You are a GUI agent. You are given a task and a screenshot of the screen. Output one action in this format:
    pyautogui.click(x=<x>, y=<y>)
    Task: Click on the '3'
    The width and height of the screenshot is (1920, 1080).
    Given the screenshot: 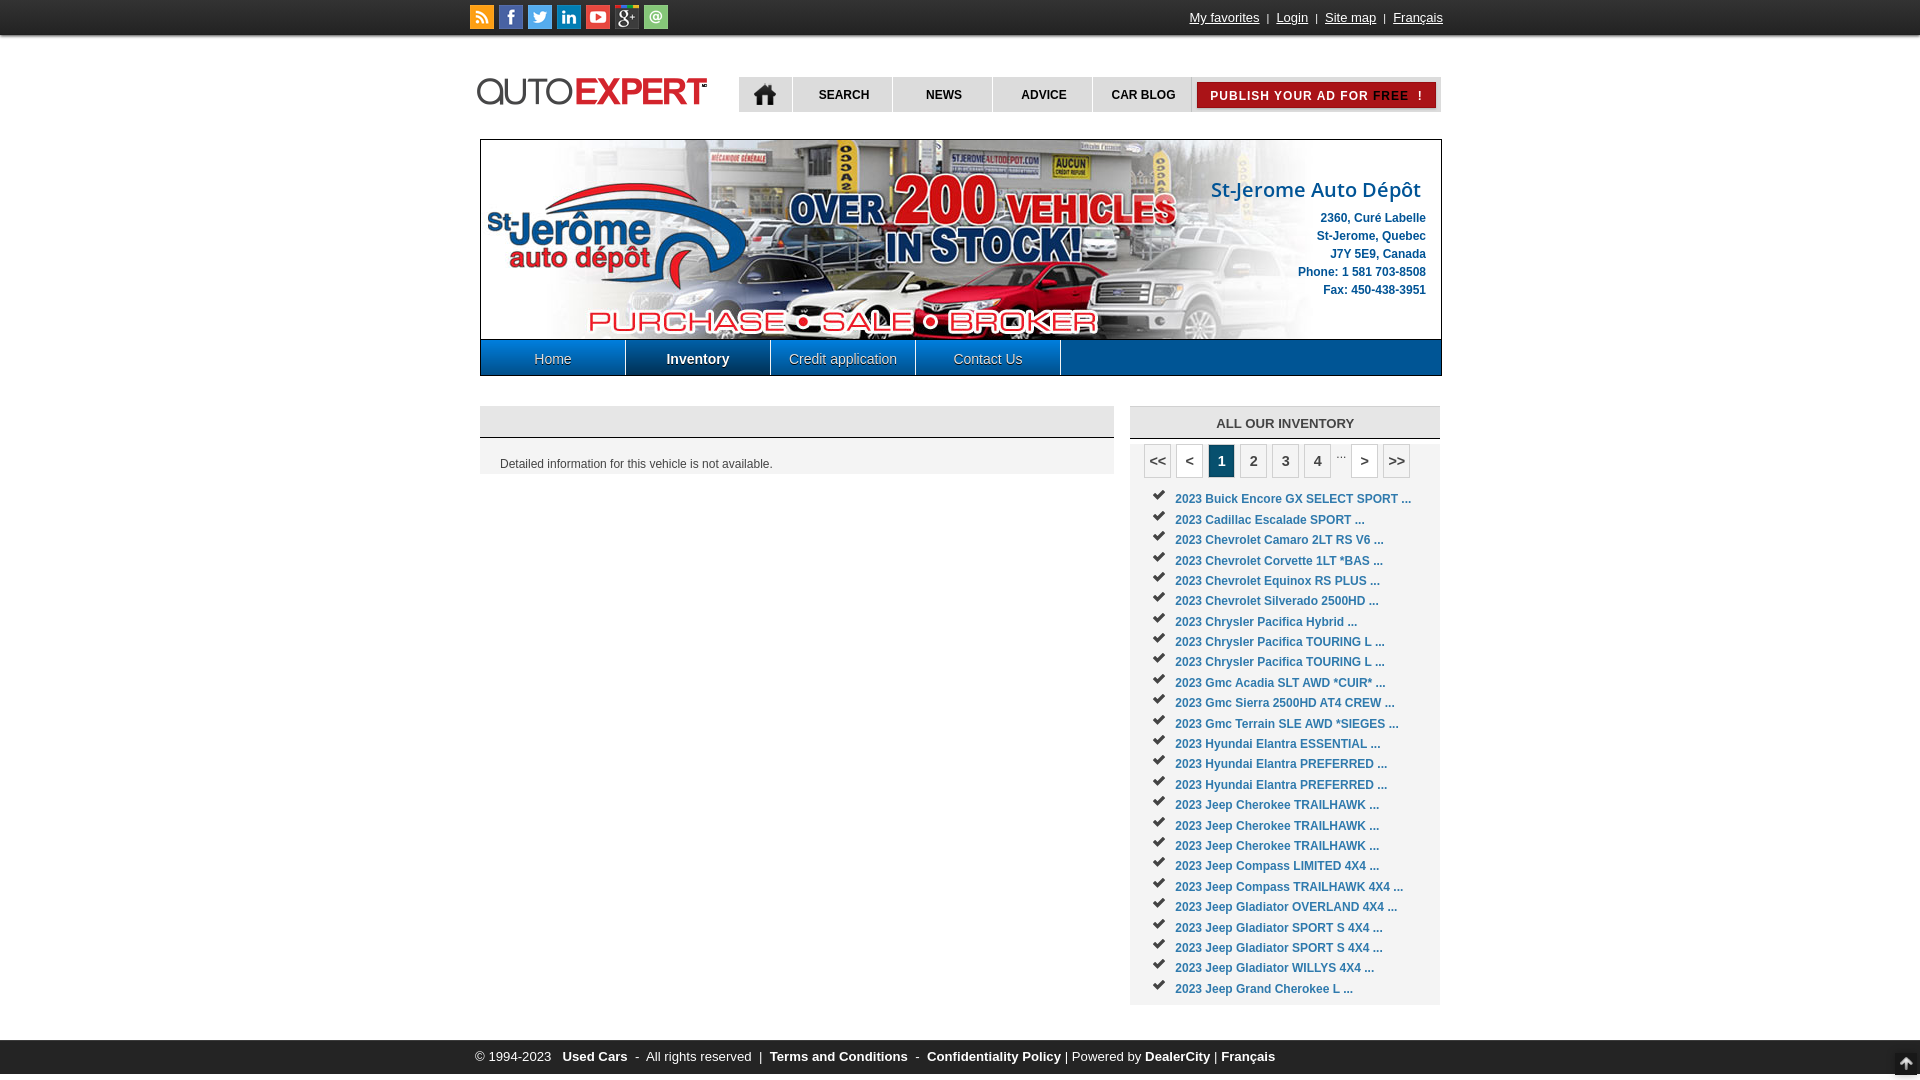 What is the action you would take?
    pyautogui.click(x=1285, y=461)
    